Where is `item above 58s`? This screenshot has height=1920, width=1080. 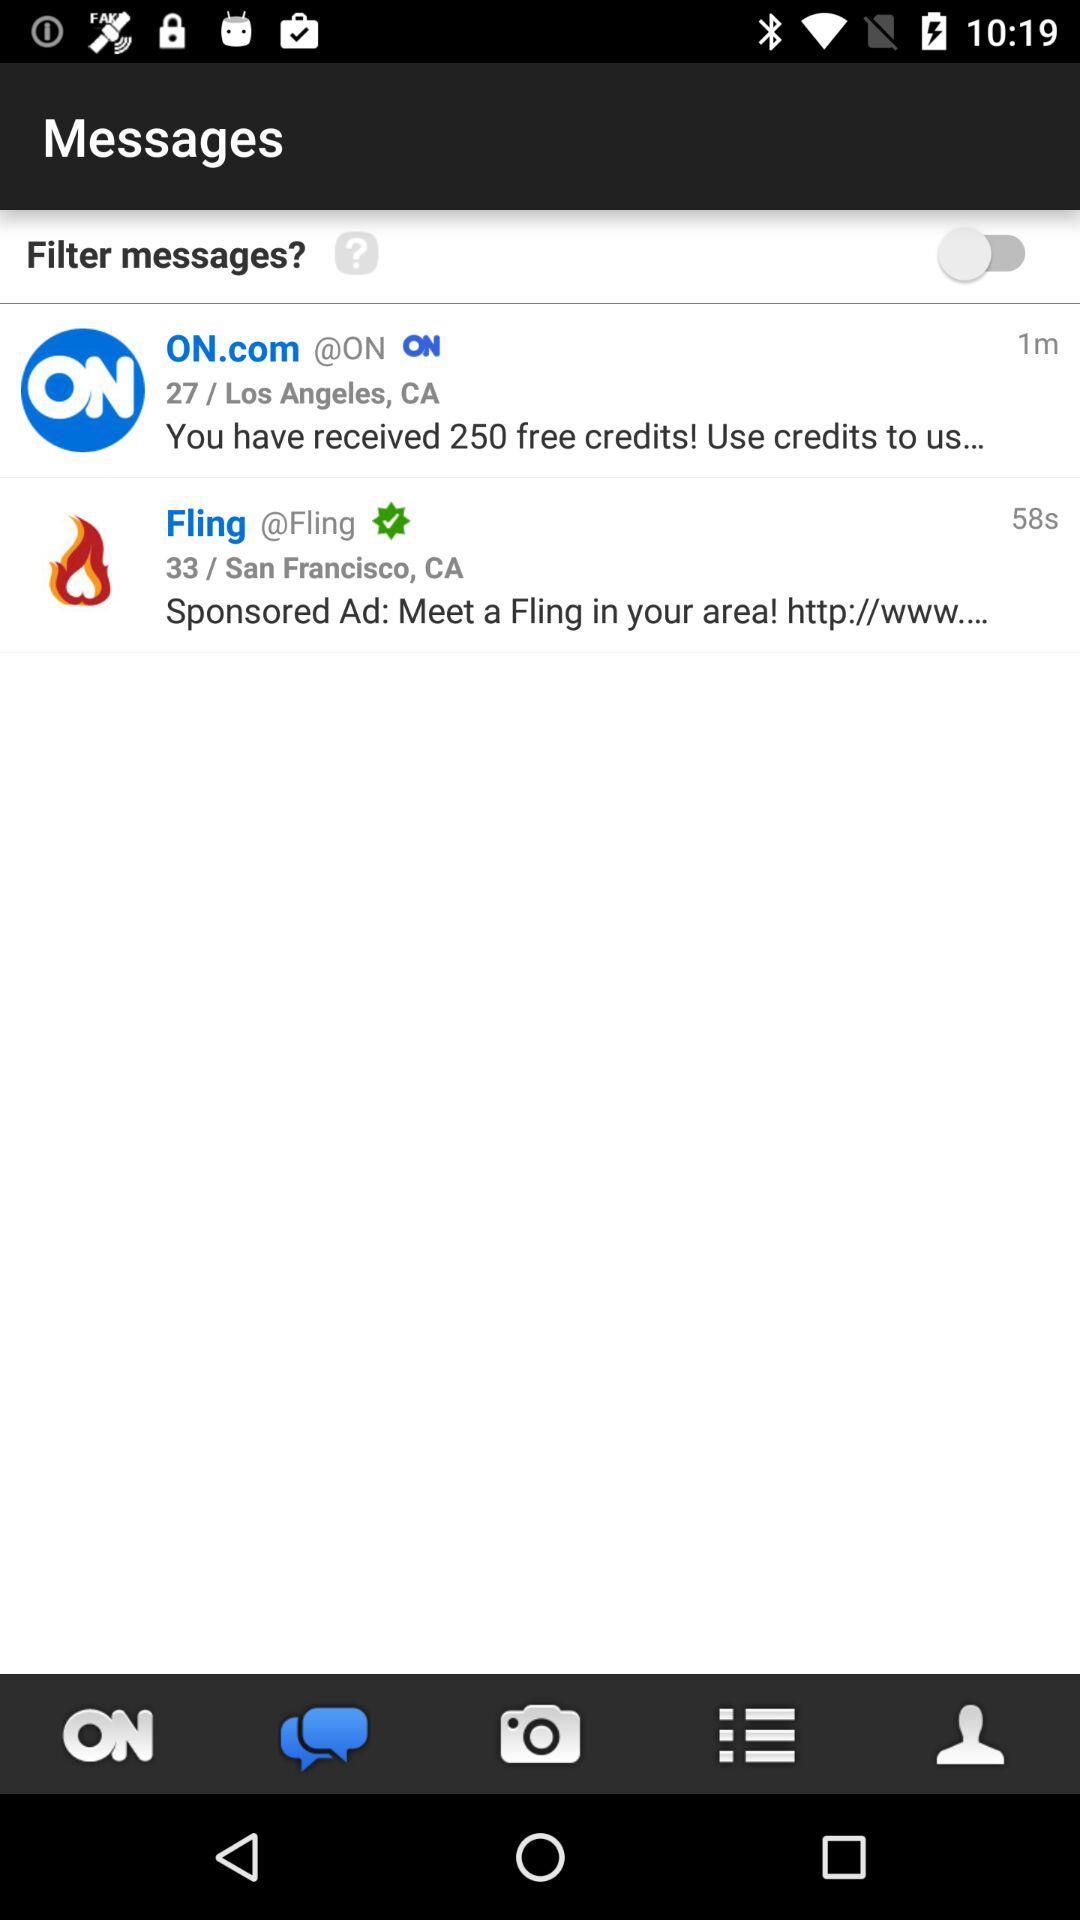 item above 58s is located at coordinates (1036, 342).